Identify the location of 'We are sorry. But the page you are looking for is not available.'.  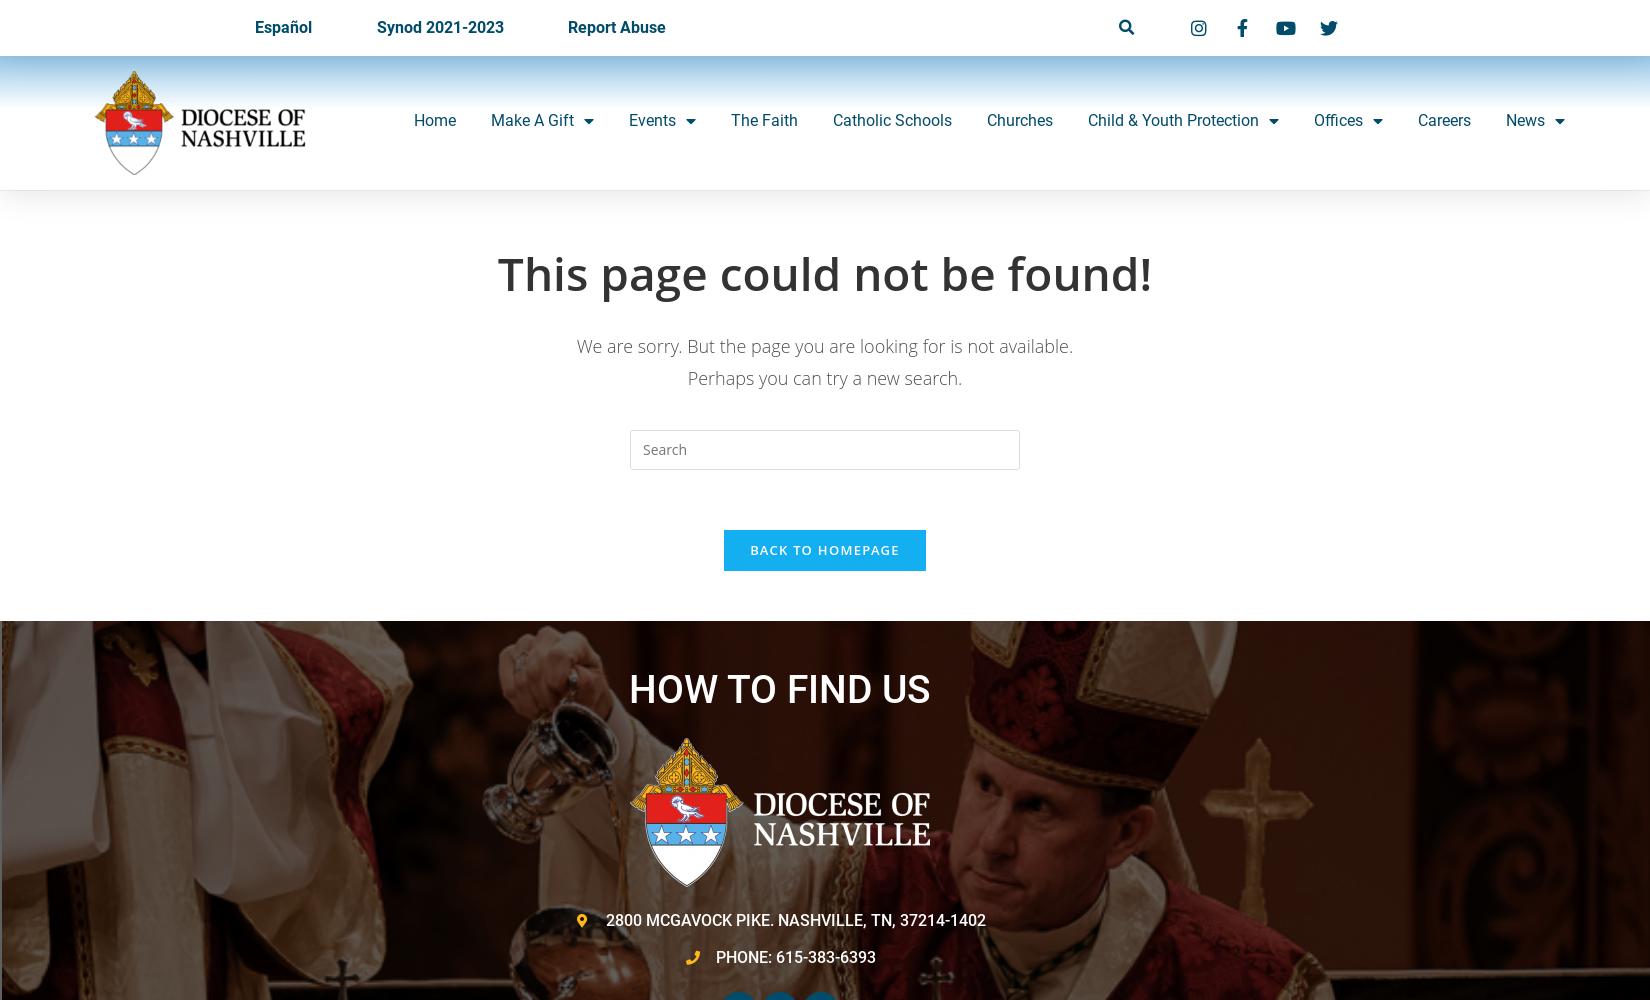
(823, 344).